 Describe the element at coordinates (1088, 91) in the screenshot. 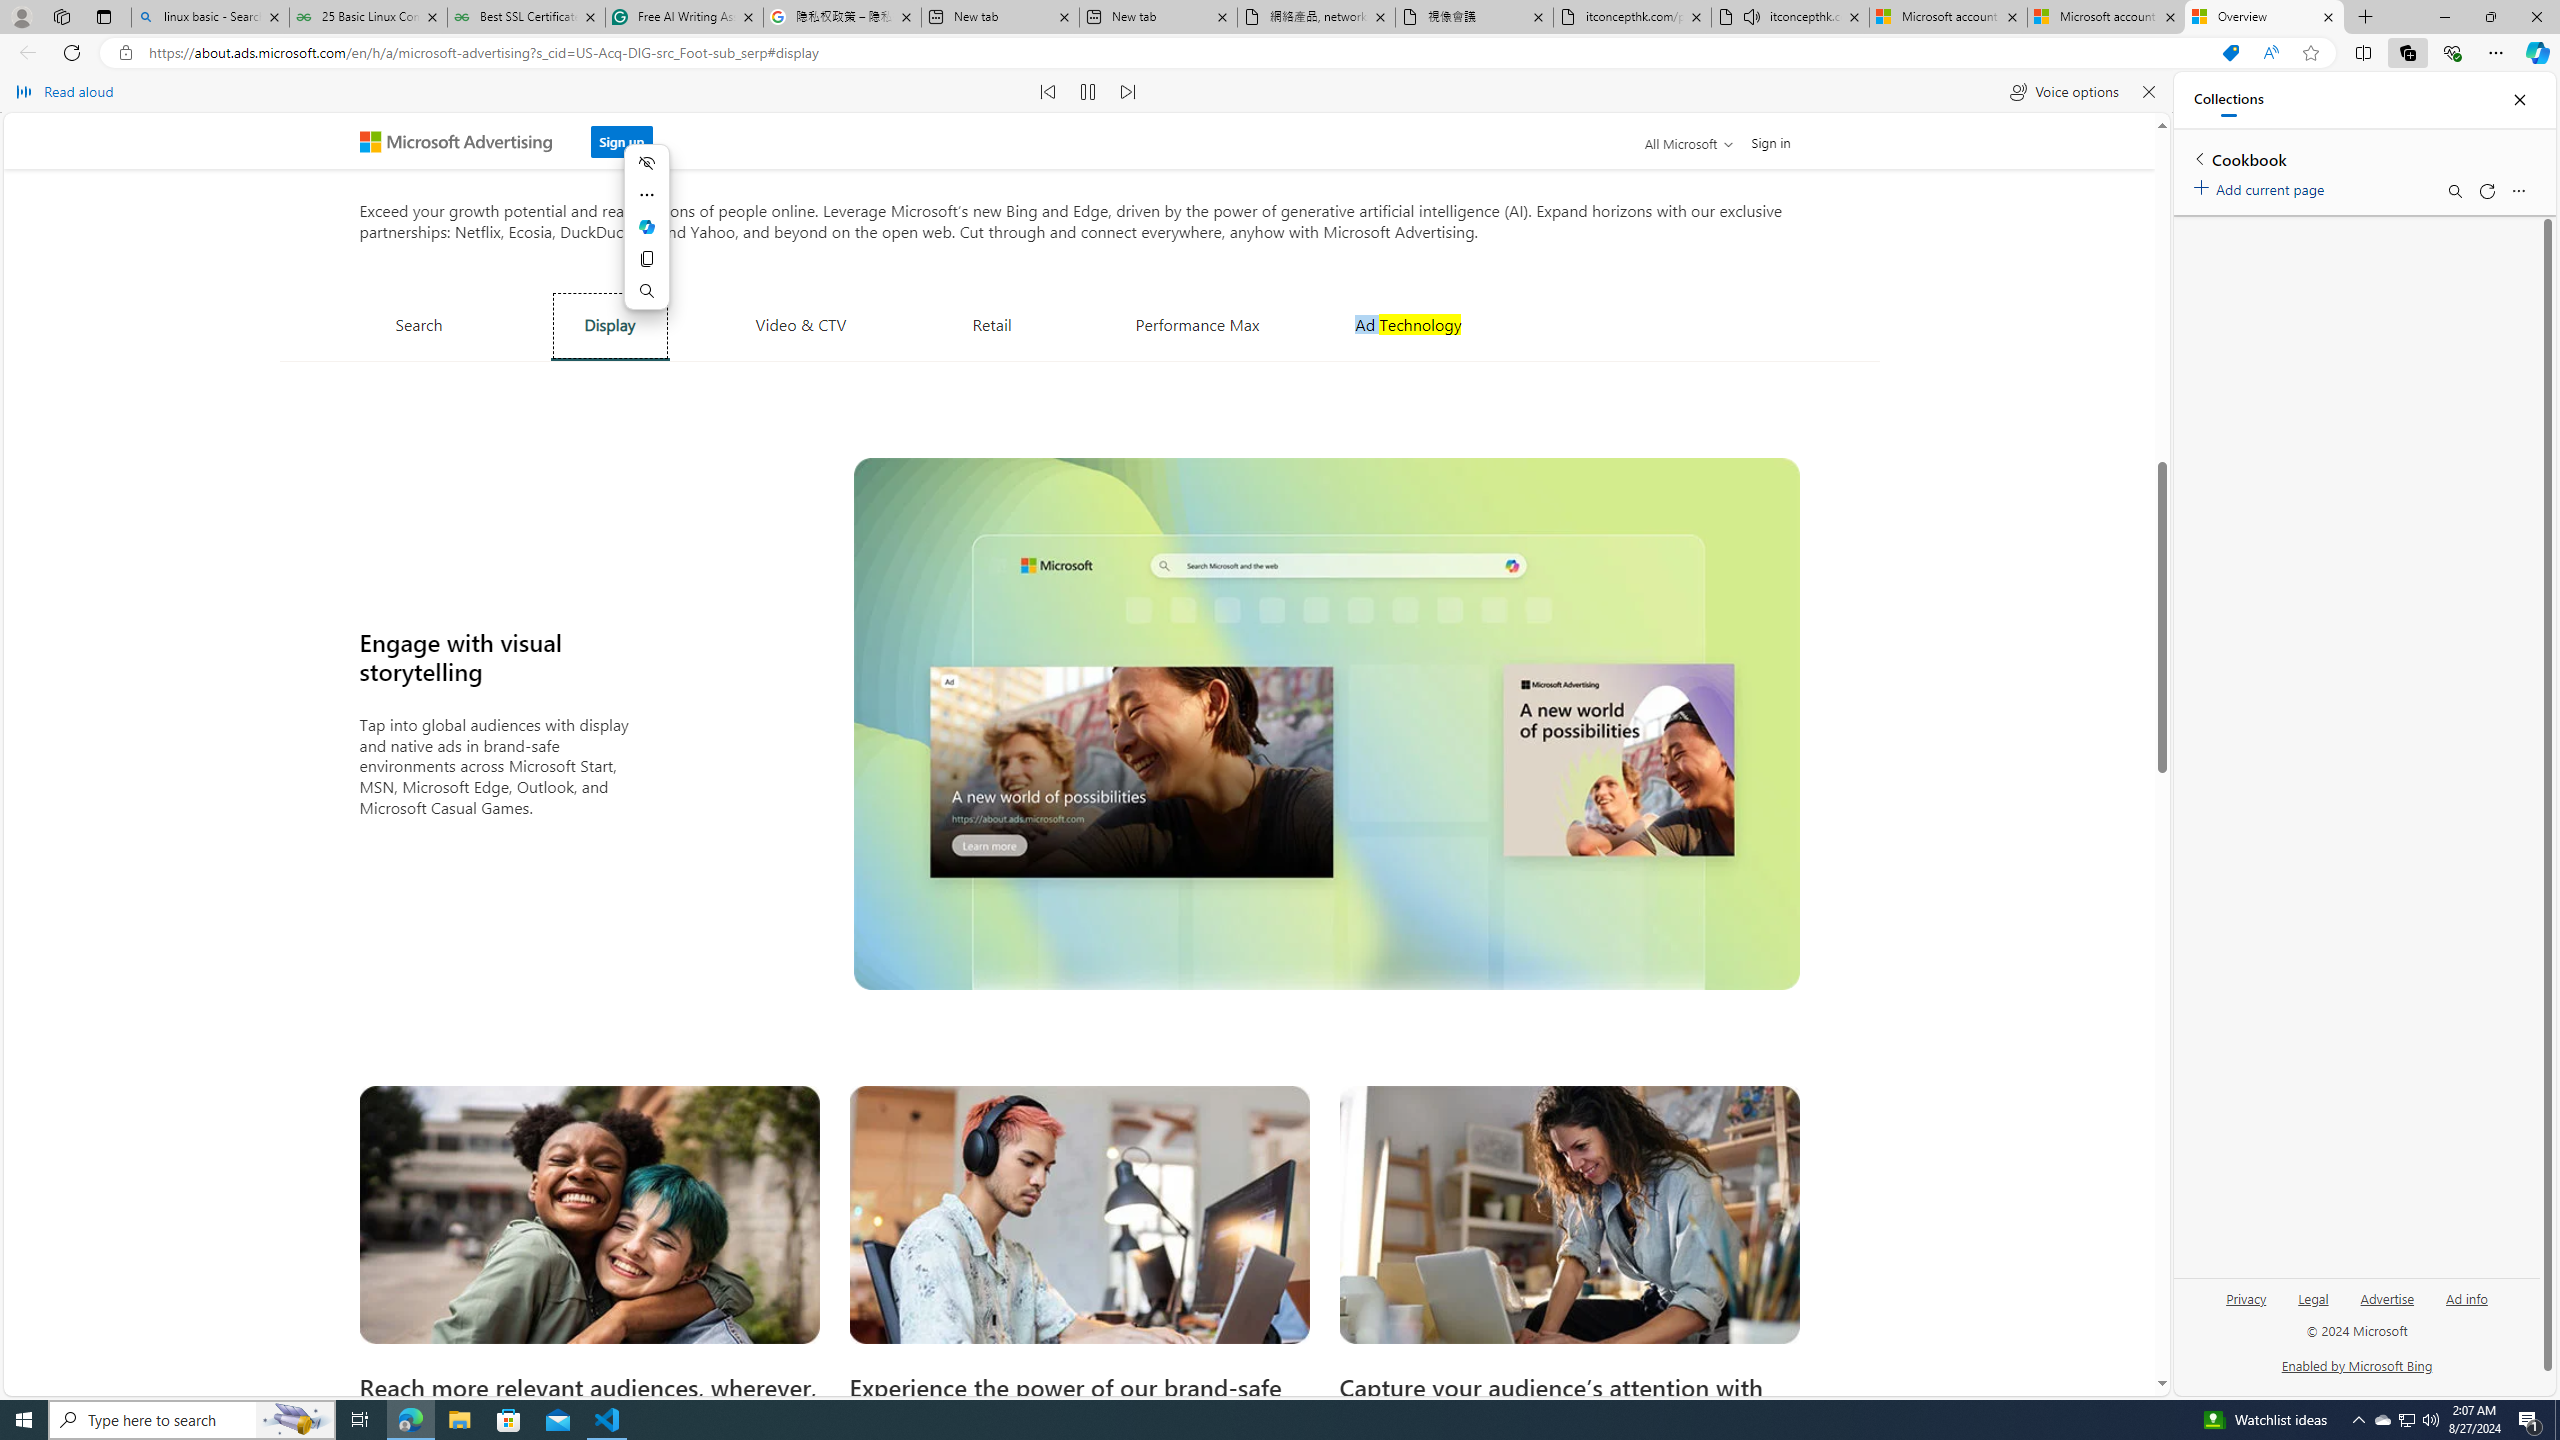

I see `'Pause read aloud (Ctrl+Shift+U)'` at that location.